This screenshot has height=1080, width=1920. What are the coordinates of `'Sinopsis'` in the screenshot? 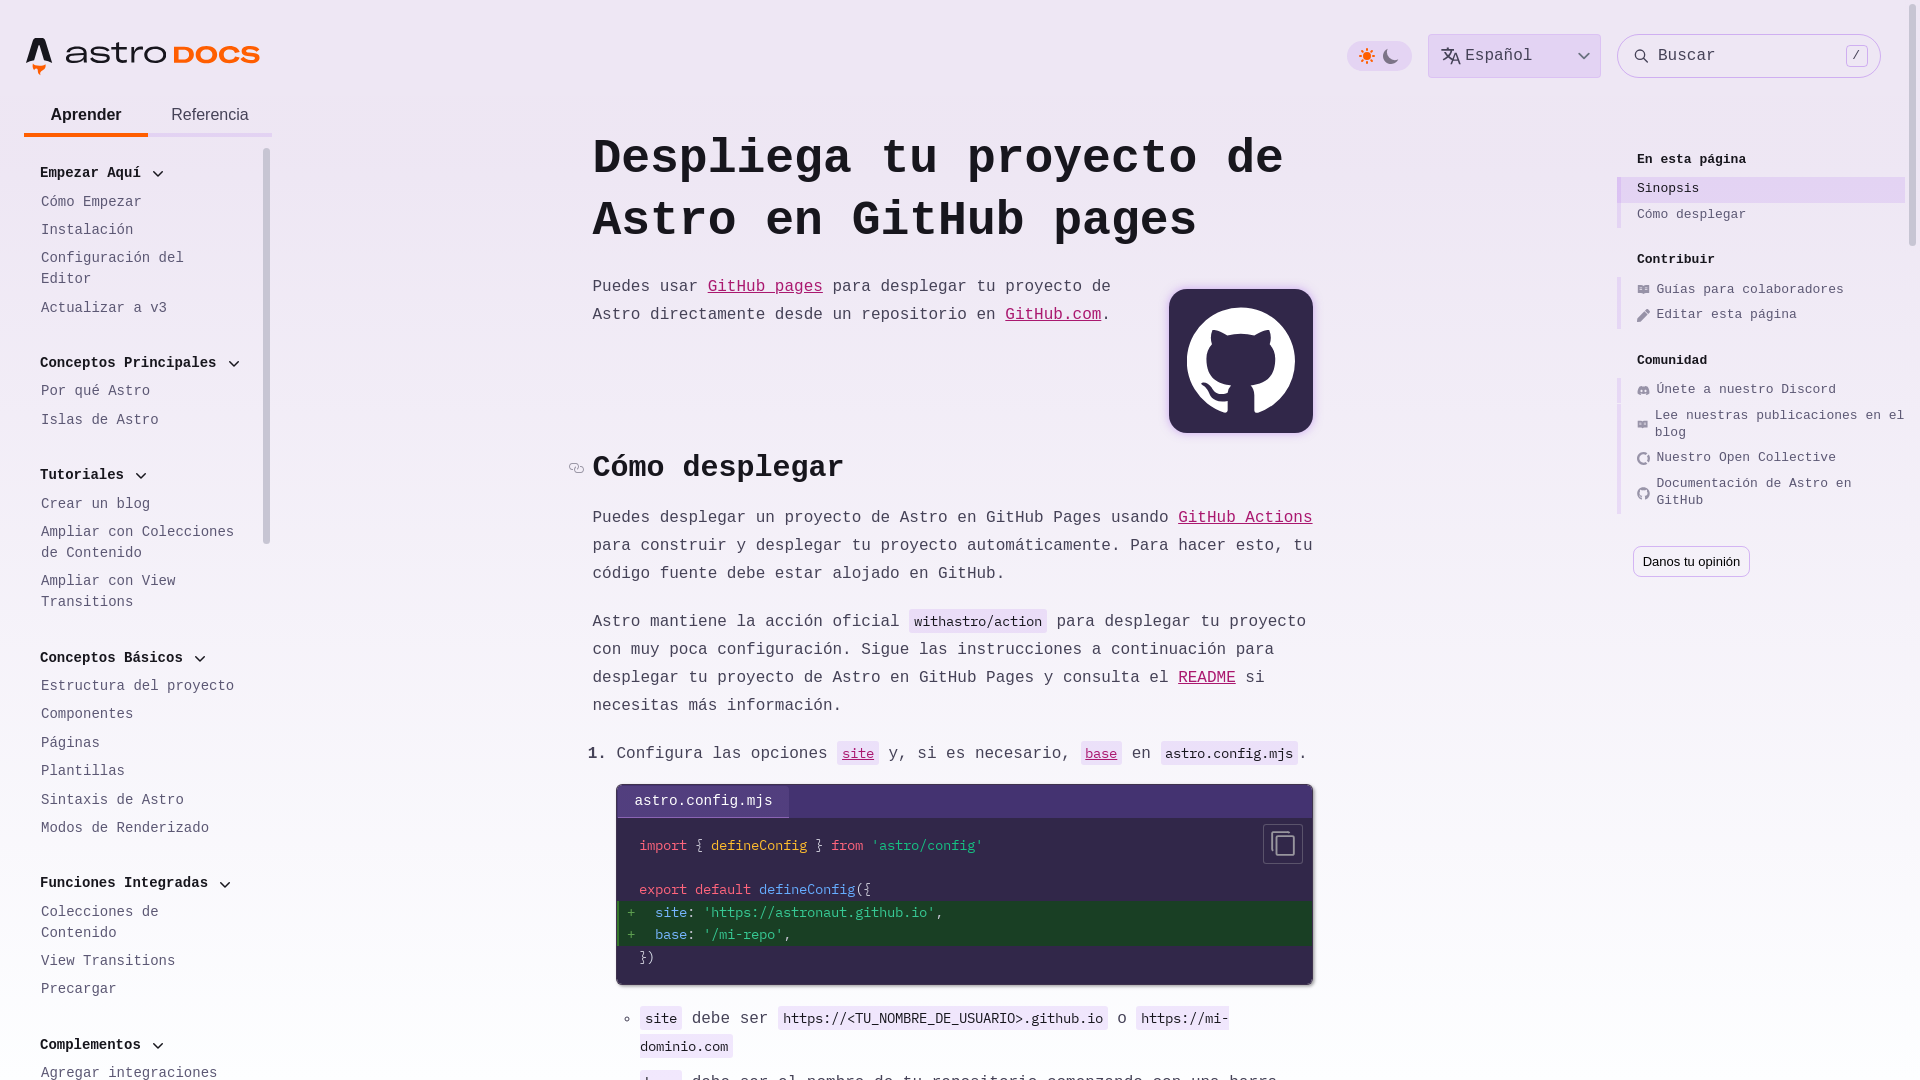 It's located at (1761, 189).